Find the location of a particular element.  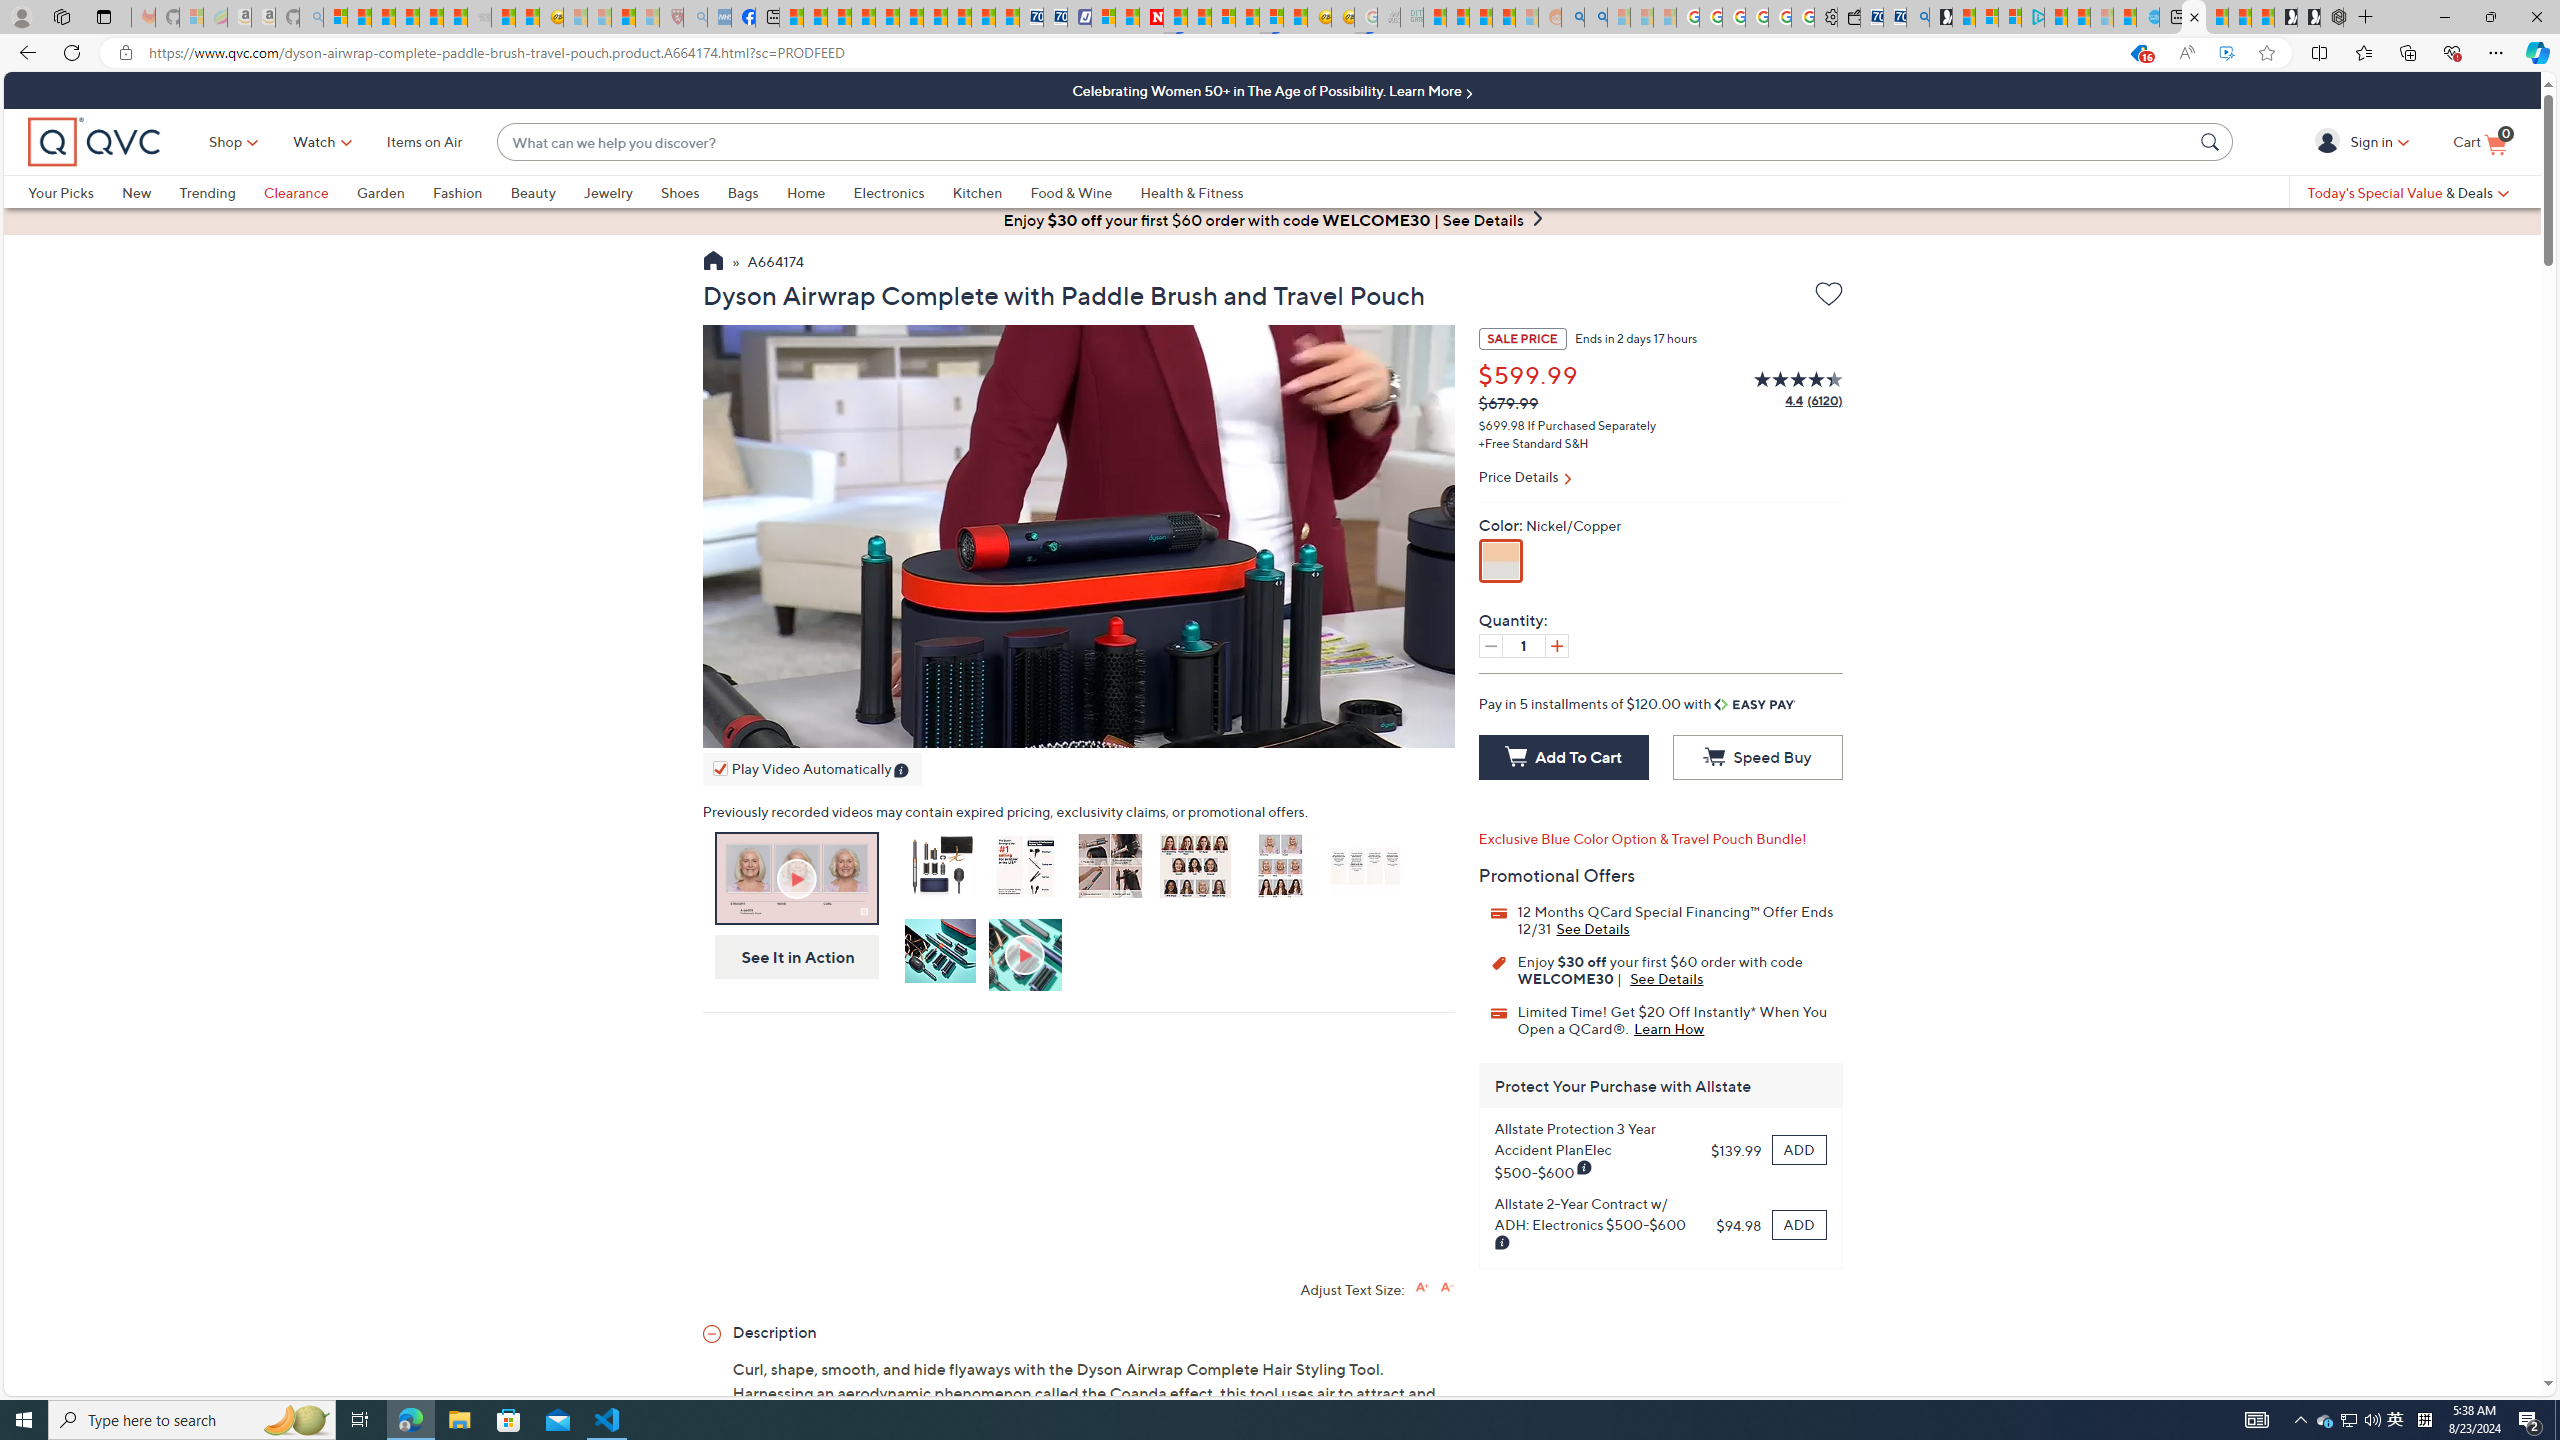

'Add to Wish List' is located at coordinates (1829, 296).